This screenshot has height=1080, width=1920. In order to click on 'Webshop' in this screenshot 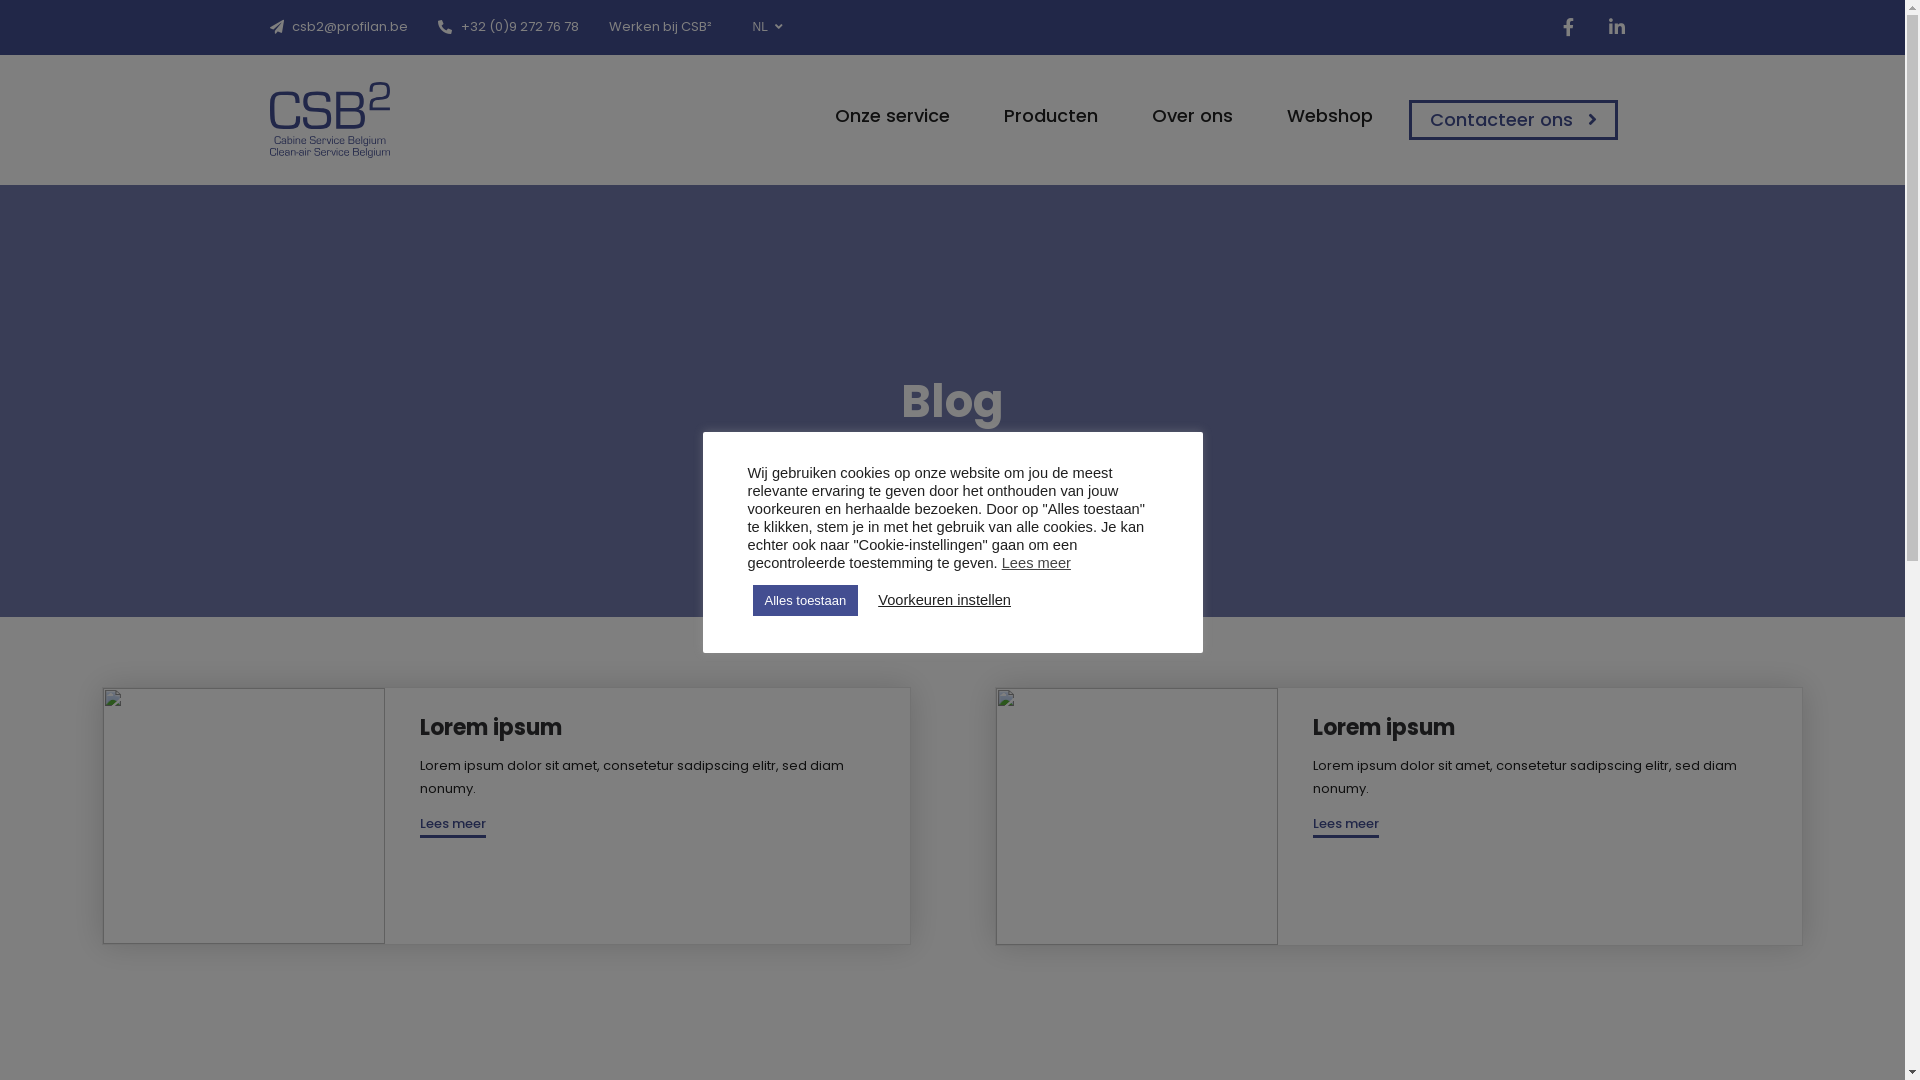, I will do `click(1320, 115)`.